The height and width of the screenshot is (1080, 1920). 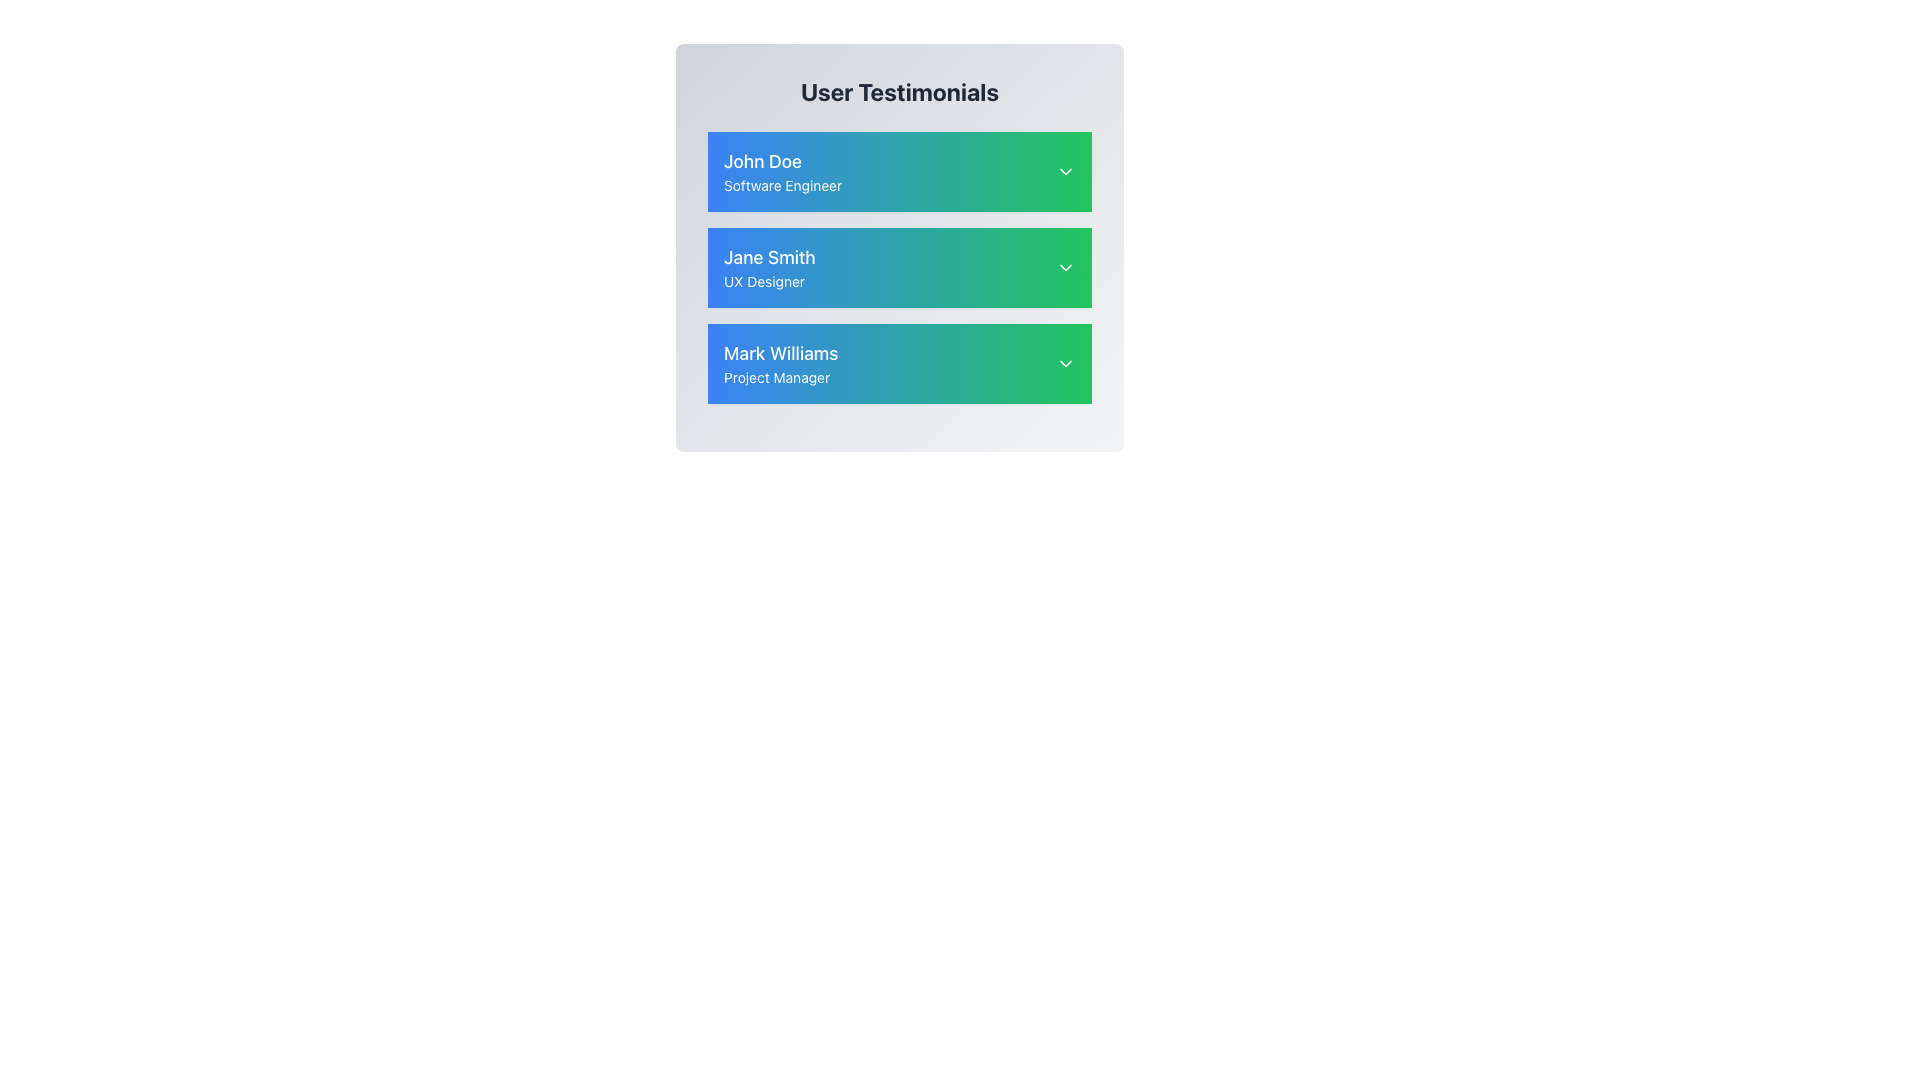 What do you see at coordinates (768, 257) in the screenshot?
I see `the text label displaying 'Jane Smith' which is located in the second card of the 'User Testimonials' section` at bounding box center [768, 257].